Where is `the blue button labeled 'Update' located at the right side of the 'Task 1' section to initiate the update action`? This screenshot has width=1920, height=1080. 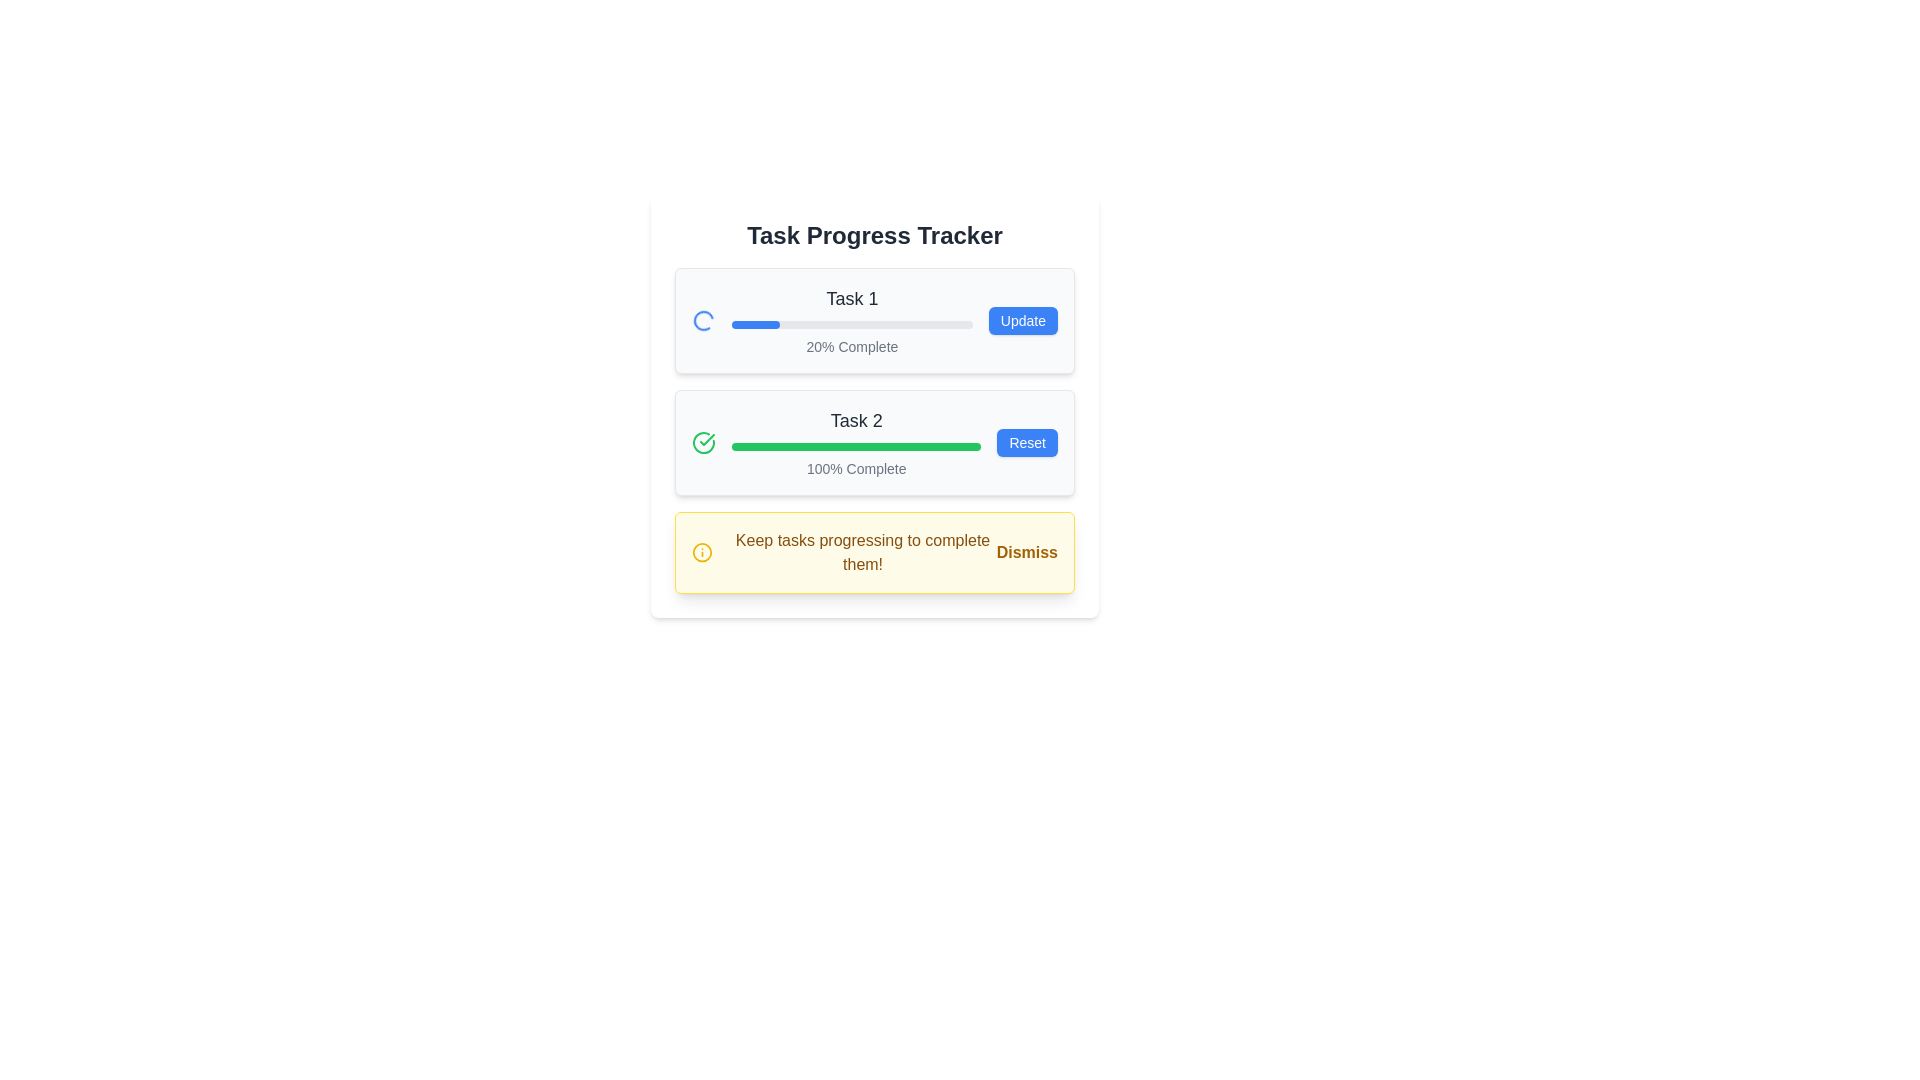 the blue button labeled 'Update' located at the right side of the 'Task 1' section to initiate the update action is located at coordinates (1023, 319).